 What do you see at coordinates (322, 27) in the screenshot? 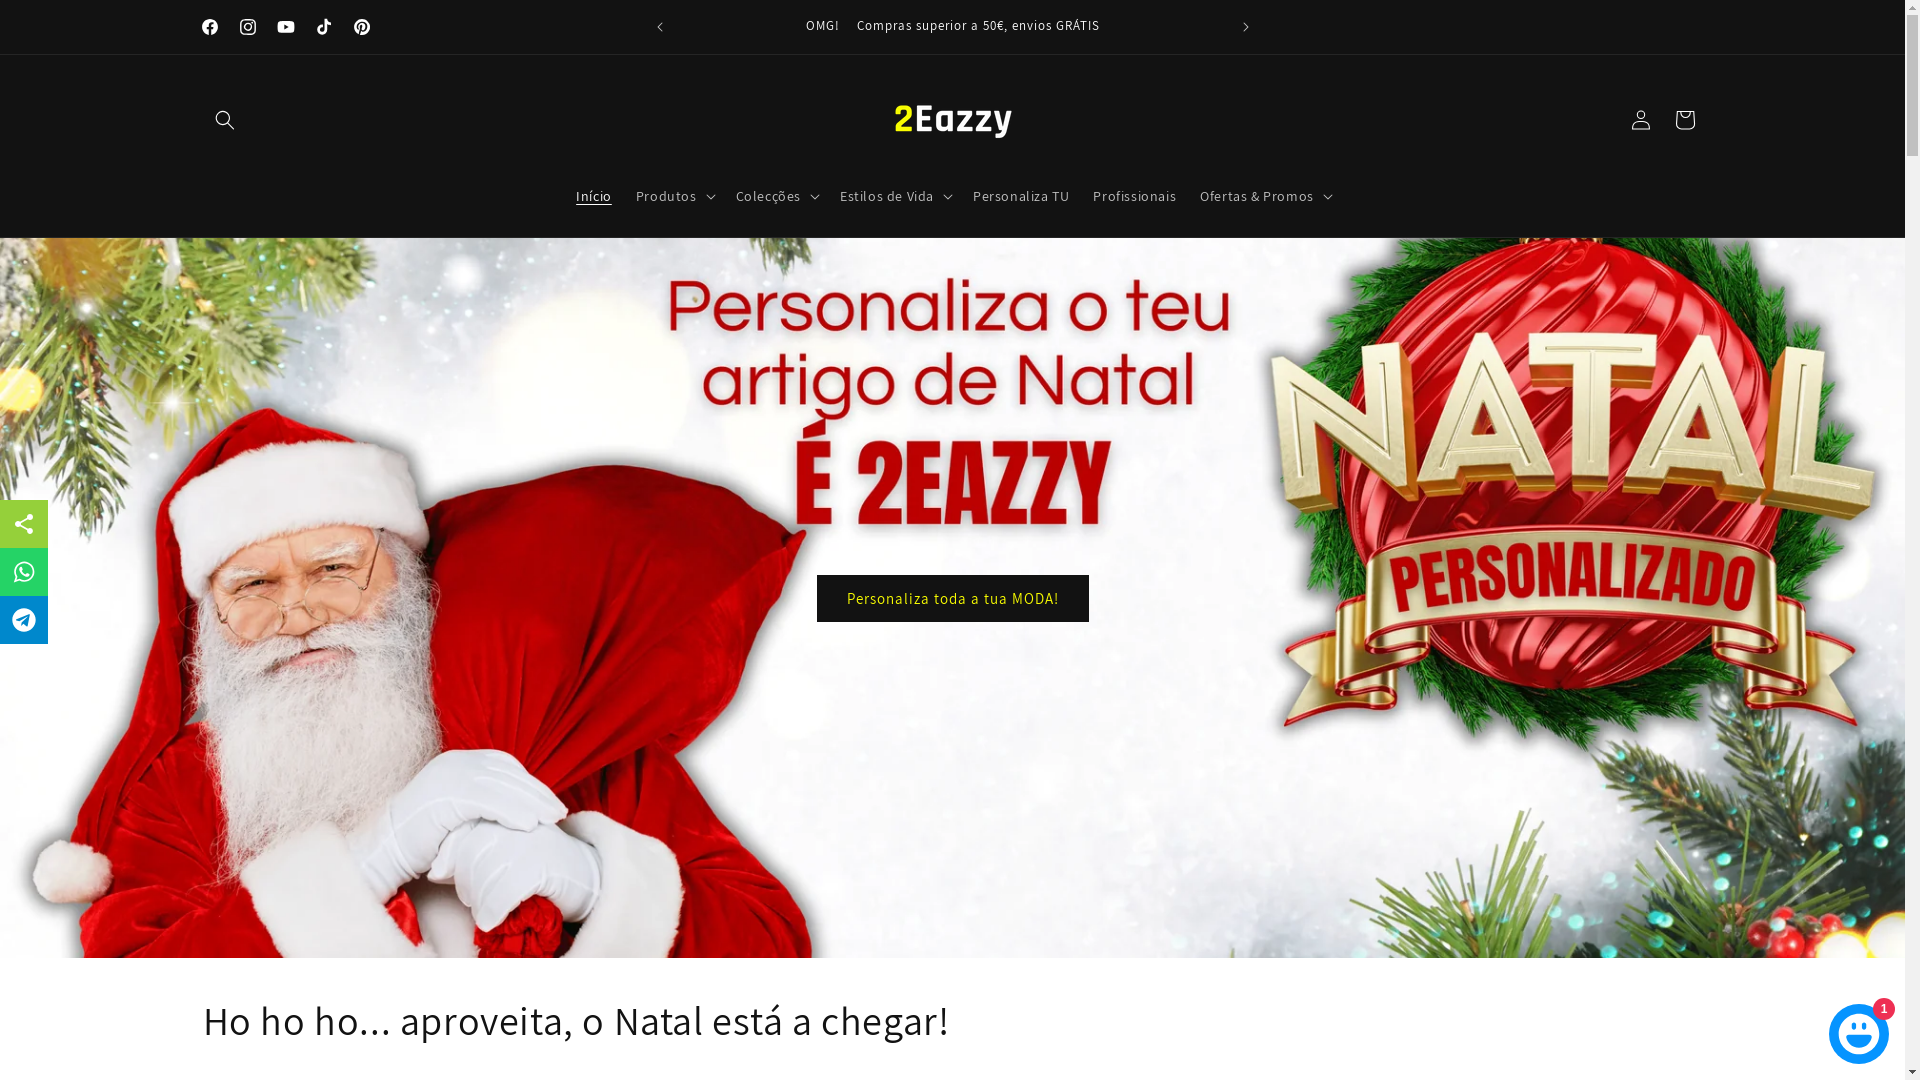
I see `'TikTok'` at bounding box center [322, 27].